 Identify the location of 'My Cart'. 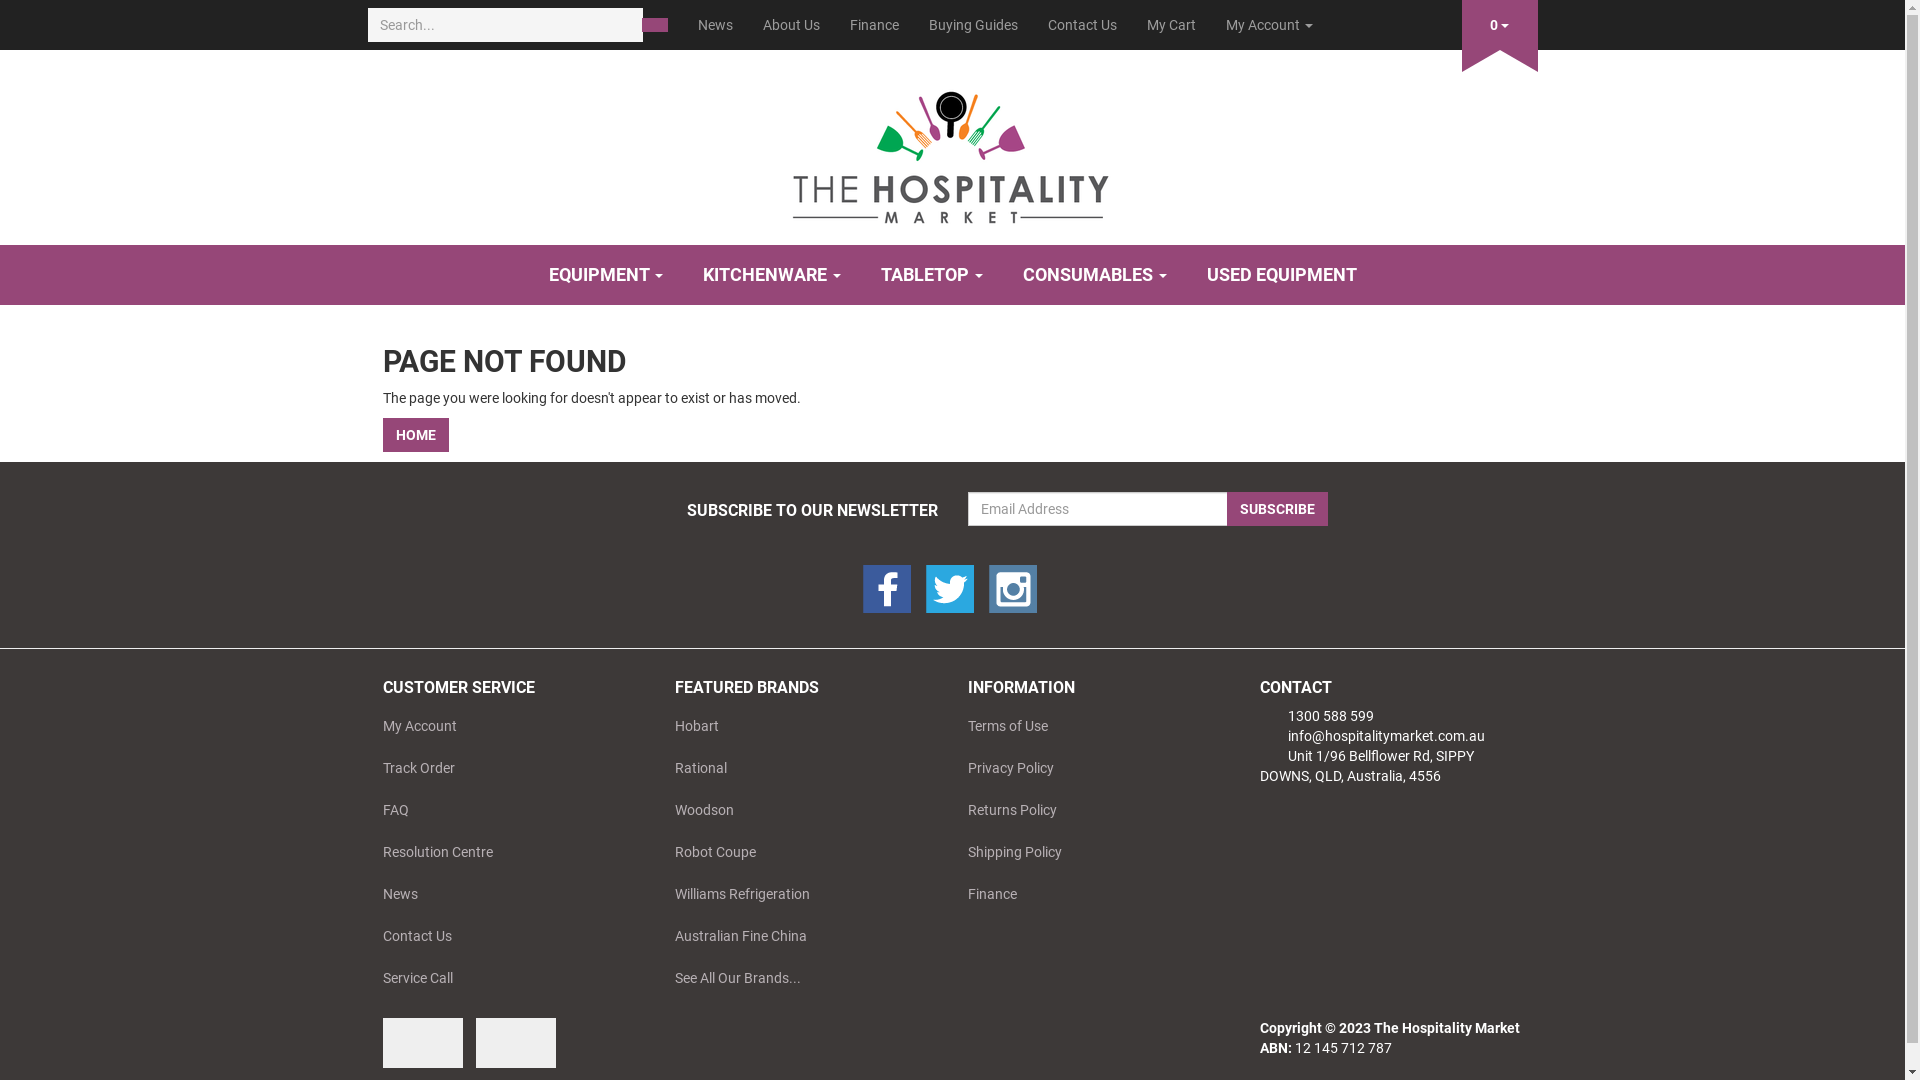
(1171, 24).